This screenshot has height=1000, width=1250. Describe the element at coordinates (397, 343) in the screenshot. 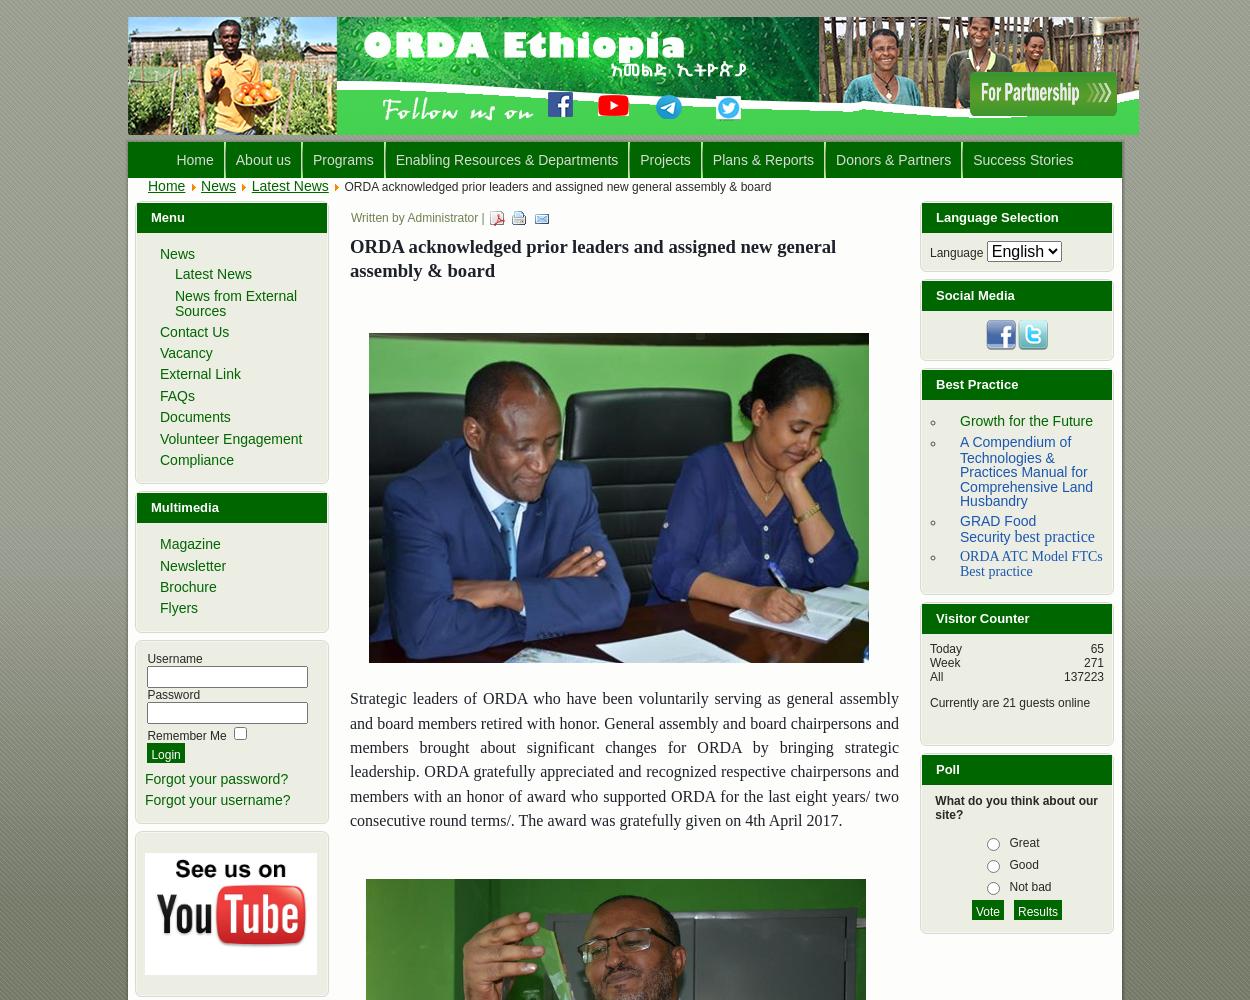

I see `'Property and Facility Department'` at that location.